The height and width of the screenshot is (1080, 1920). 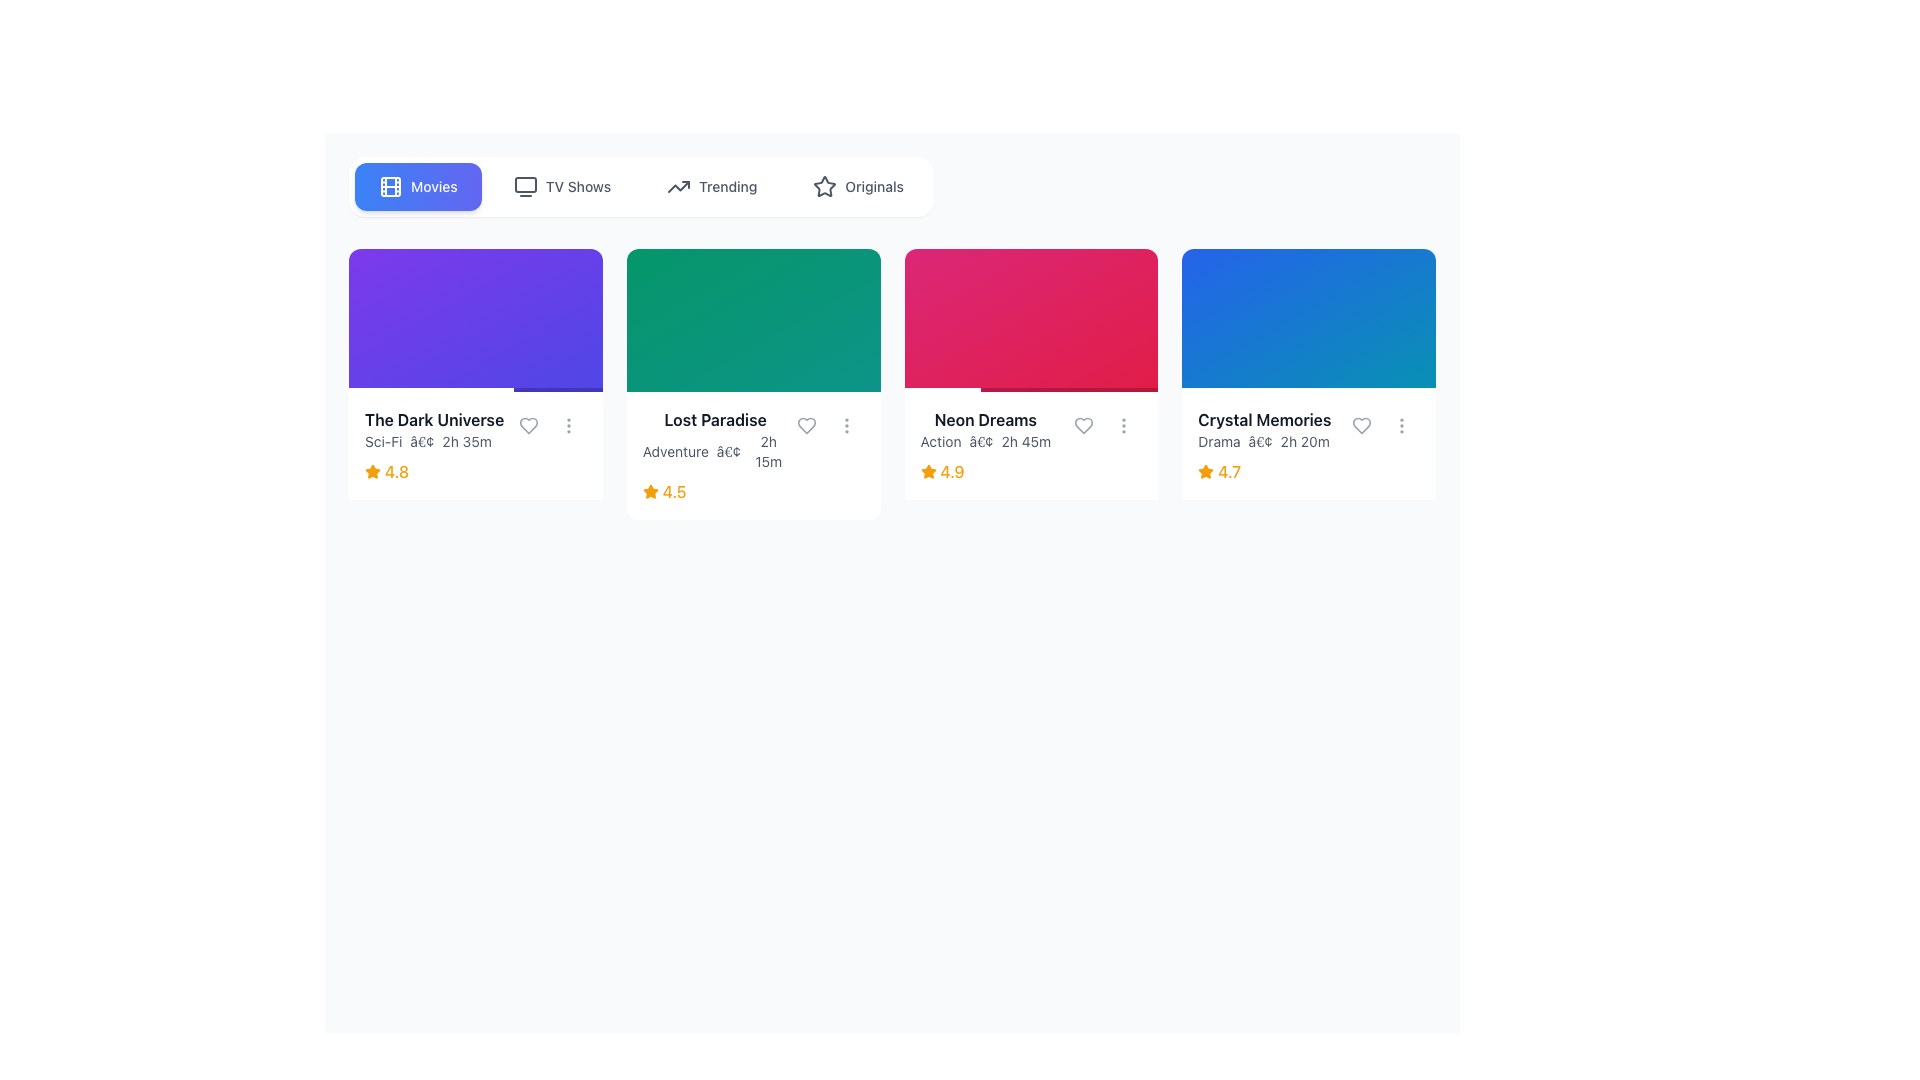 What do you see at coordinates (752, 455) in the screenshot?
I see `the text block containing movie details for 'Lost Paradise'` at bounding box center [752, 455].